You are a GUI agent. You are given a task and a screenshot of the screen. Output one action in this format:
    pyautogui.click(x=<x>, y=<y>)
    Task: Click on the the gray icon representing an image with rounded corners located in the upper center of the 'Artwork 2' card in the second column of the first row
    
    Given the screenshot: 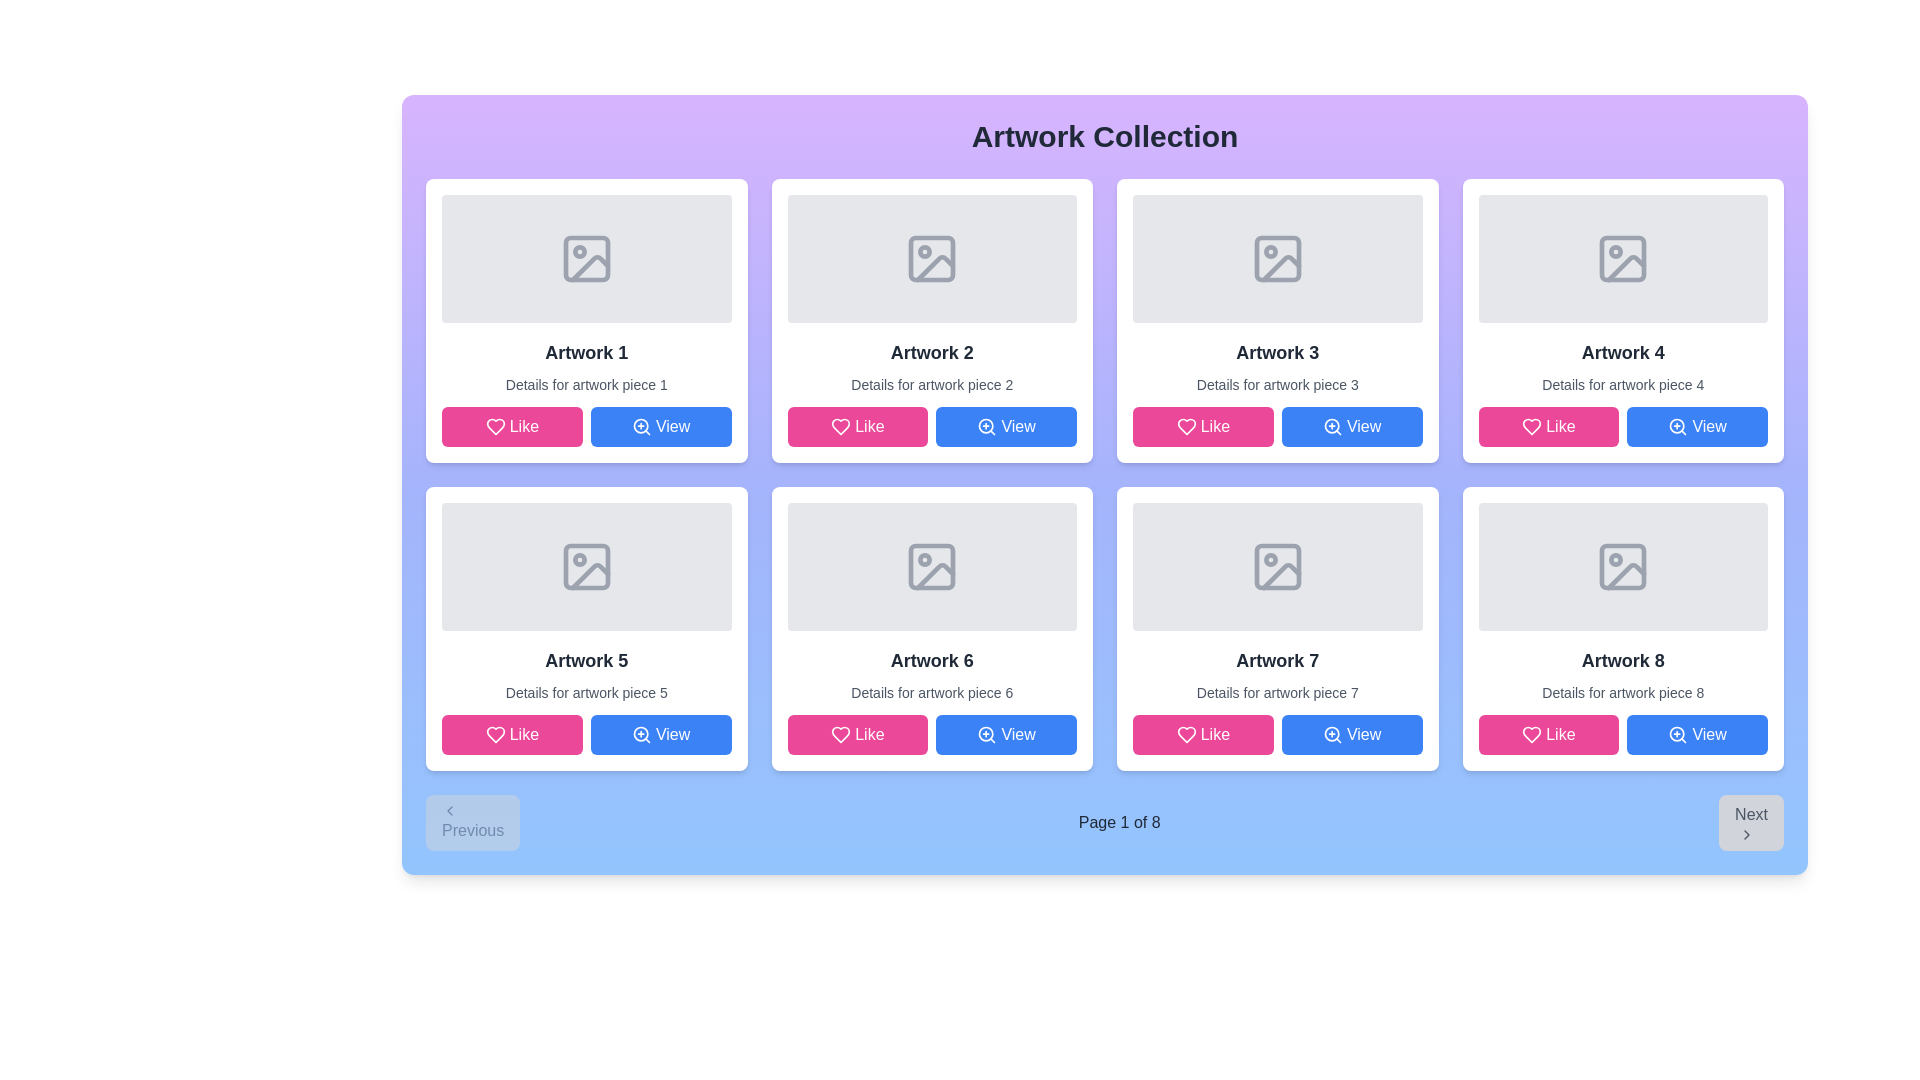 What is the action you would take?
    pyautogui.click(x=931, y=257)
    